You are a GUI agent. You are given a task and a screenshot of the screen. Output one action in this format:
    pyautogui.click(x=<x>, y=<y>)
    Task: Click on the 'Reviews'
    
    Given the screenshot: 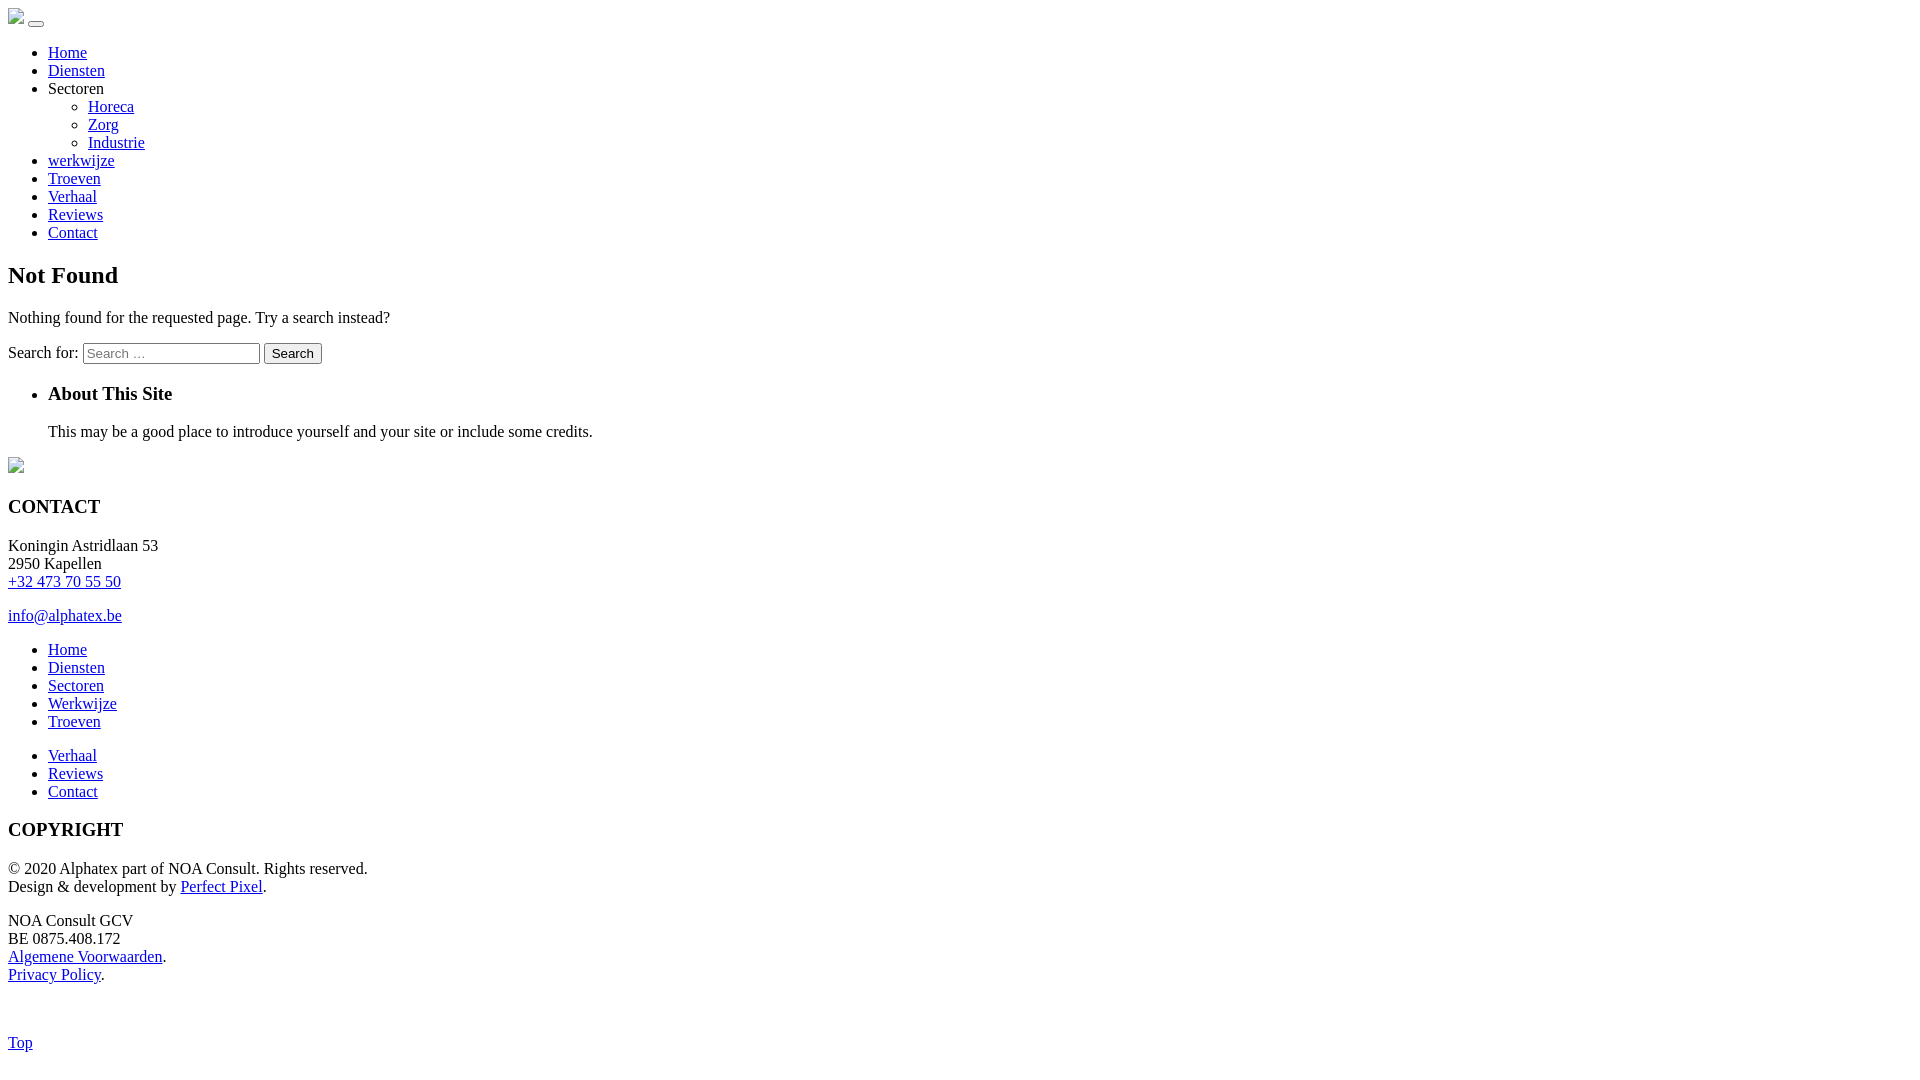 What is the action you would take?
    pyautogui.click(x=75, y=772)
    